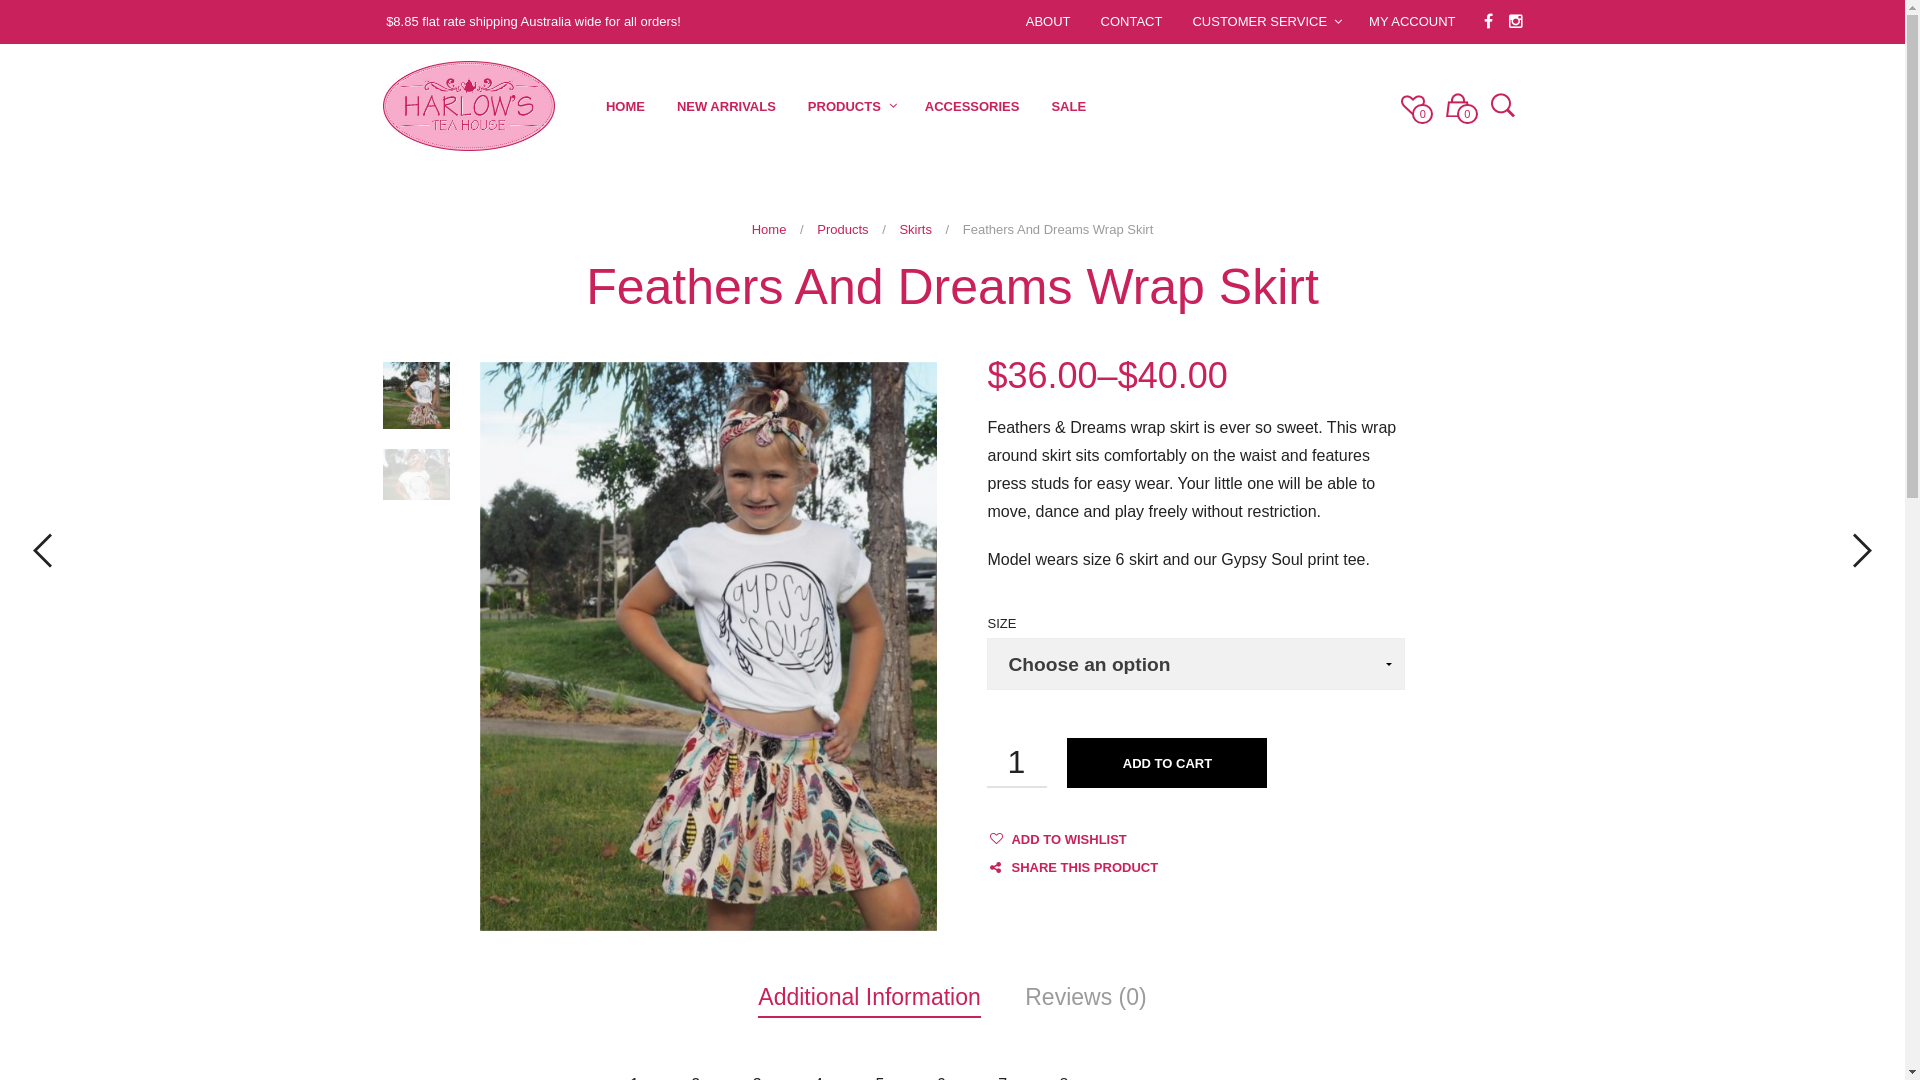  Describe the element at coordinates (1457, 104) in the screenshot. I see `'0'` at that location.